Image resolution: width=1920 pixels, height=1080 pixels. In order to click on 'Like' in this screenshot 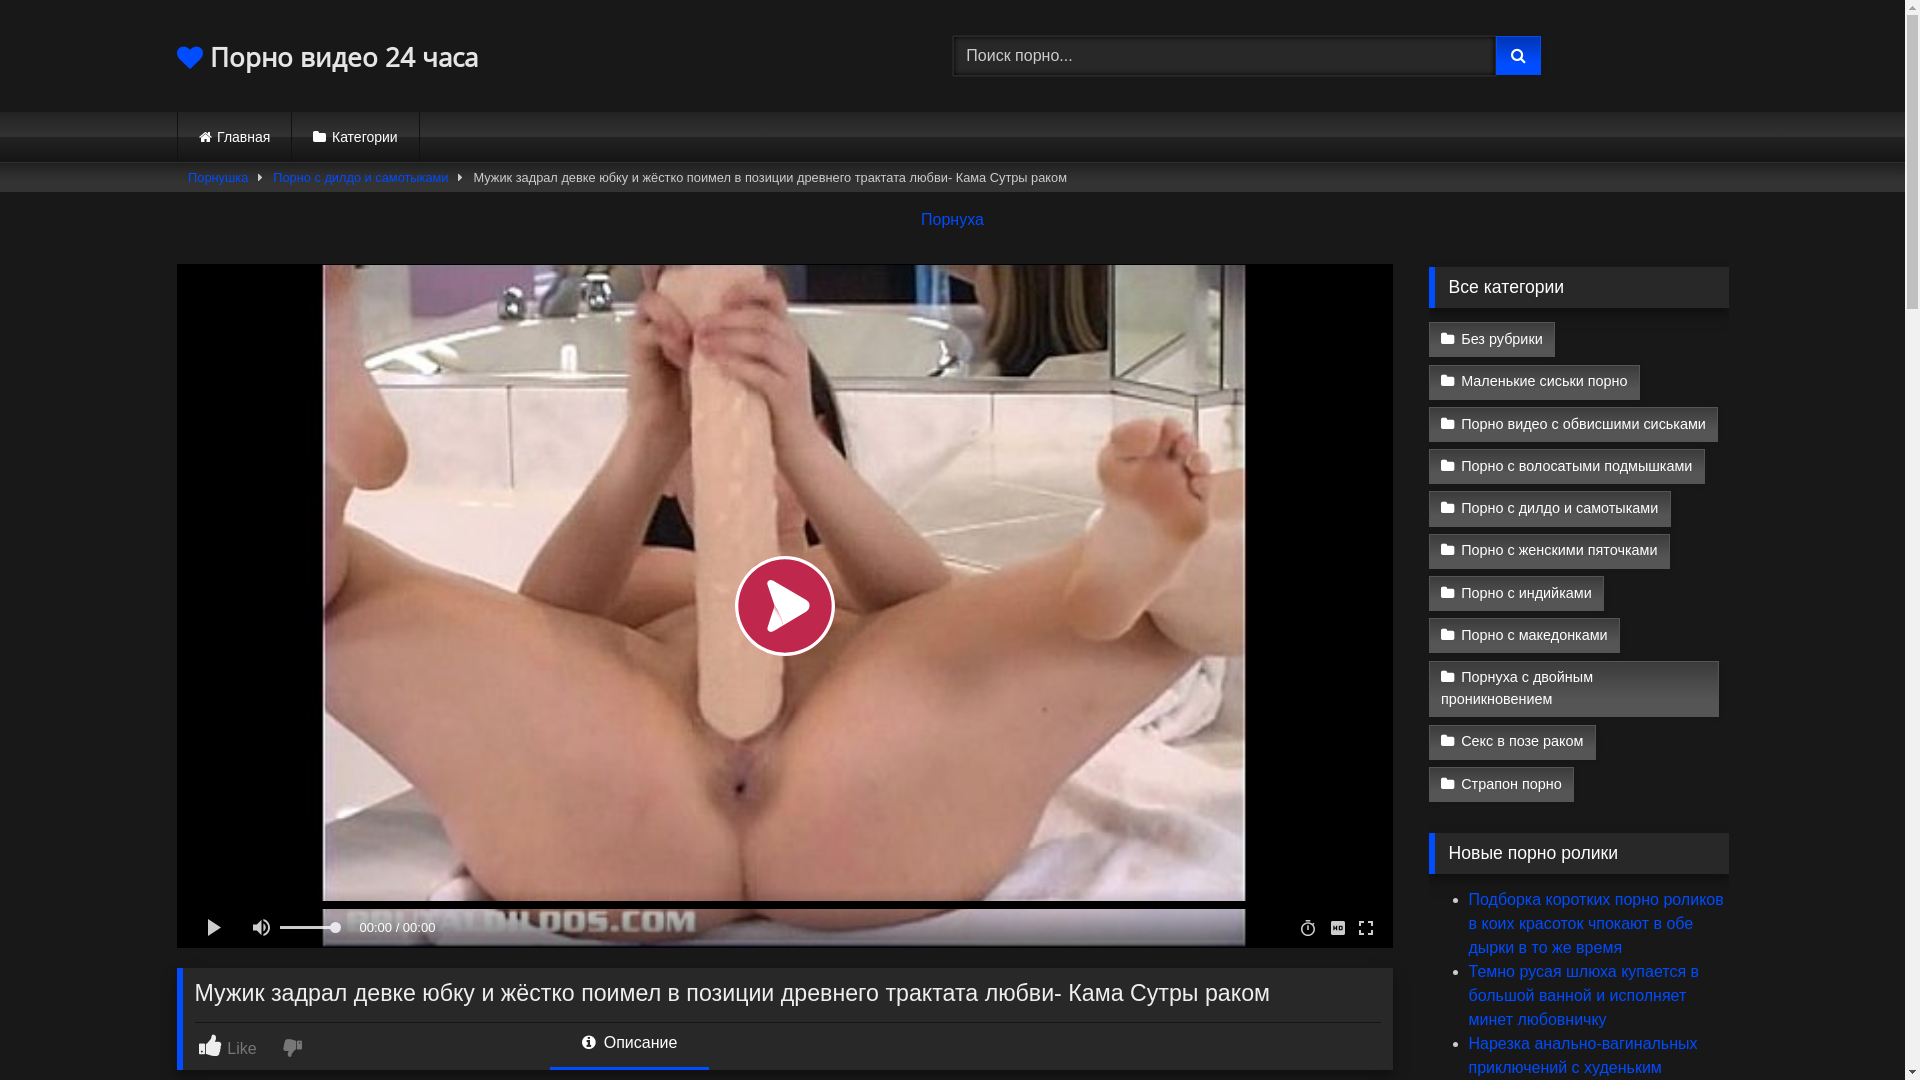, I will do `click(197, 1045)`.